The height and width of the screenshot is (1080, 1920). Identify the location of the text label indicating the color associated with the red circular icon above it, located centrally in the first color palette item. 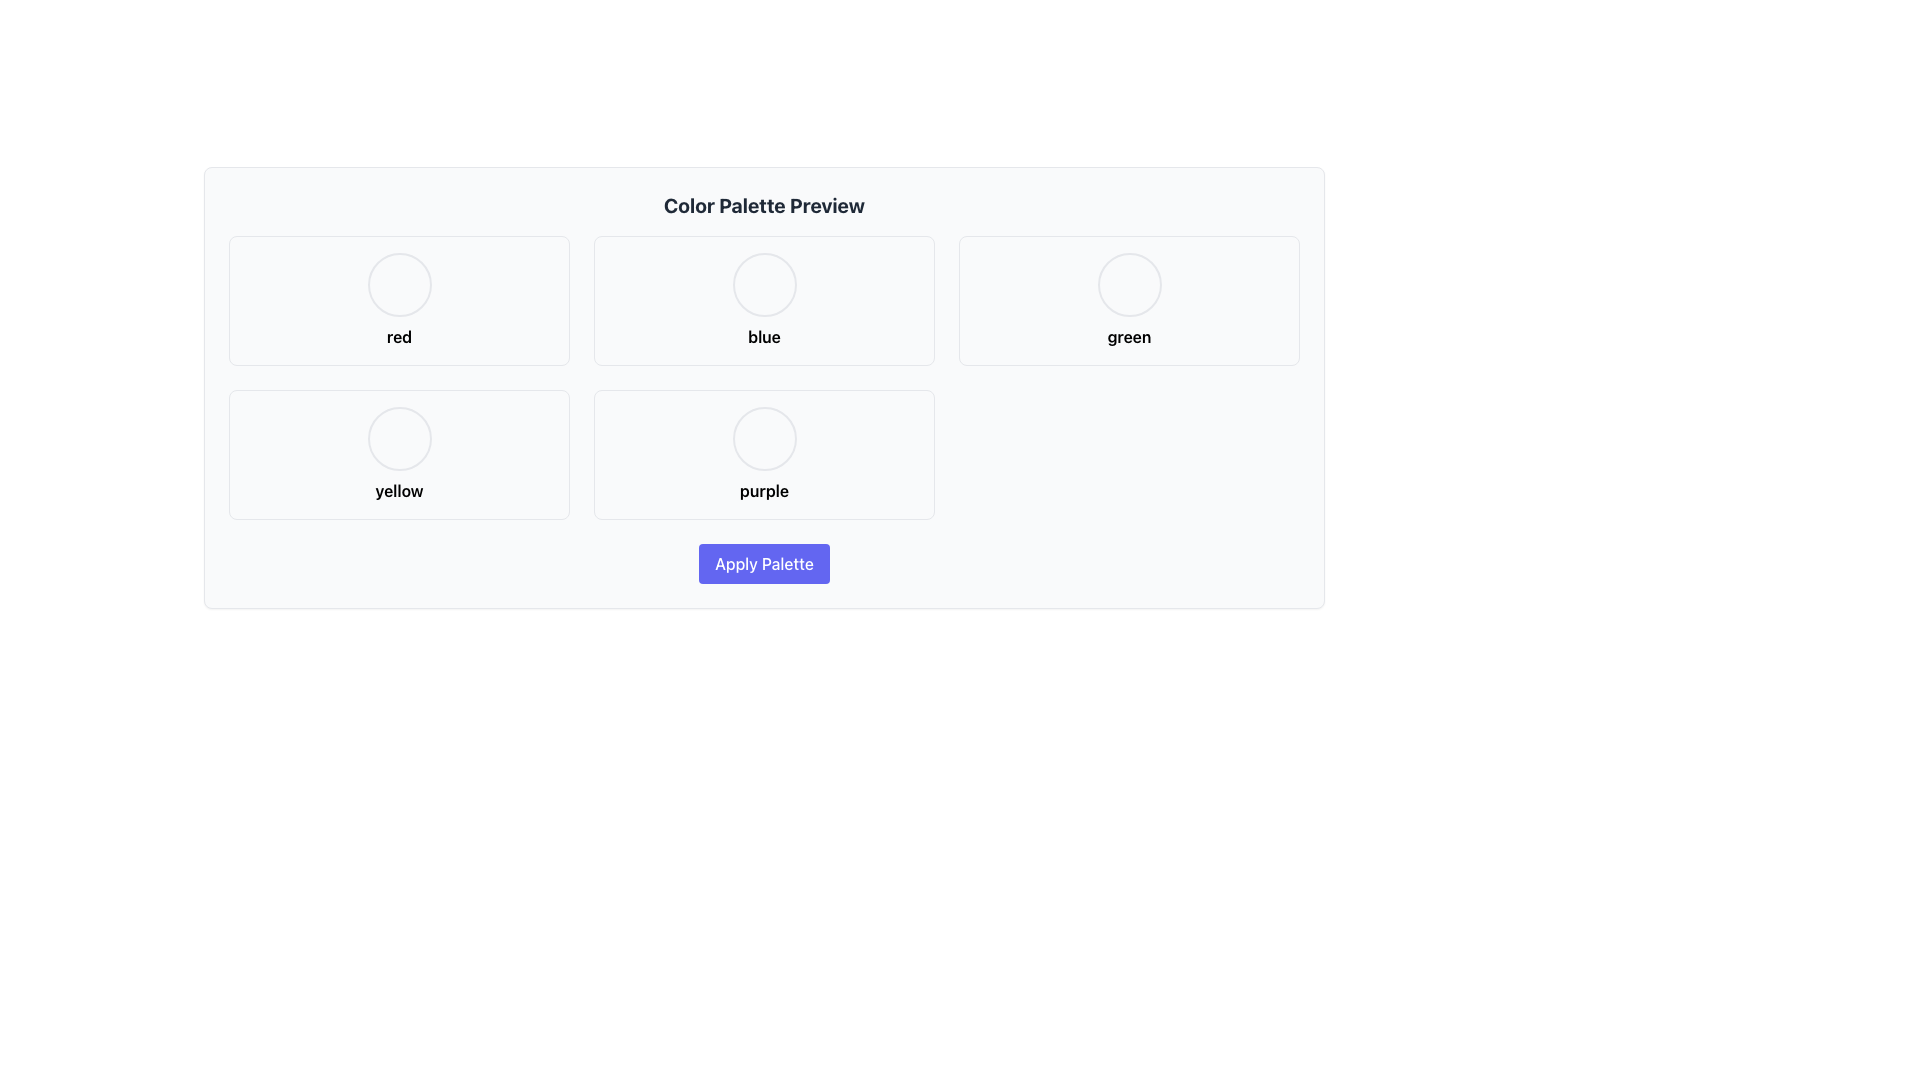
(399, 335).